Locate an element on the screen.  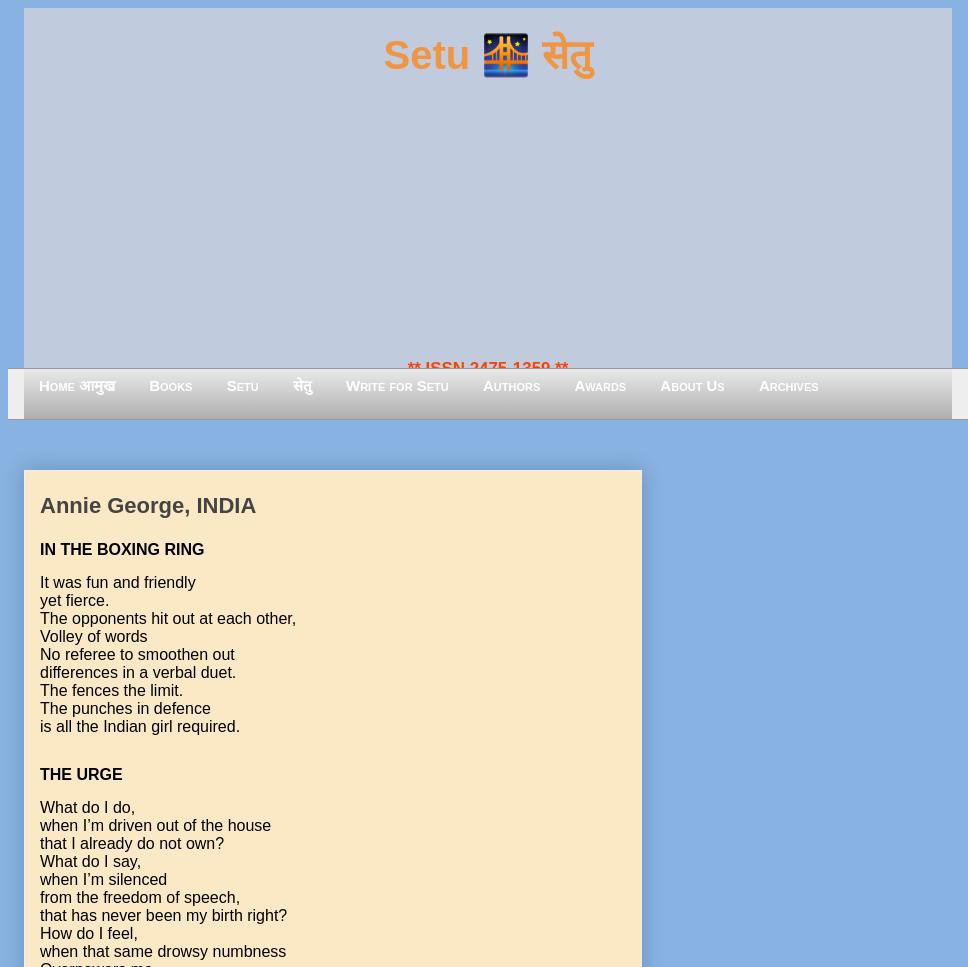
'Awards' is located at coordinates (599, 385).